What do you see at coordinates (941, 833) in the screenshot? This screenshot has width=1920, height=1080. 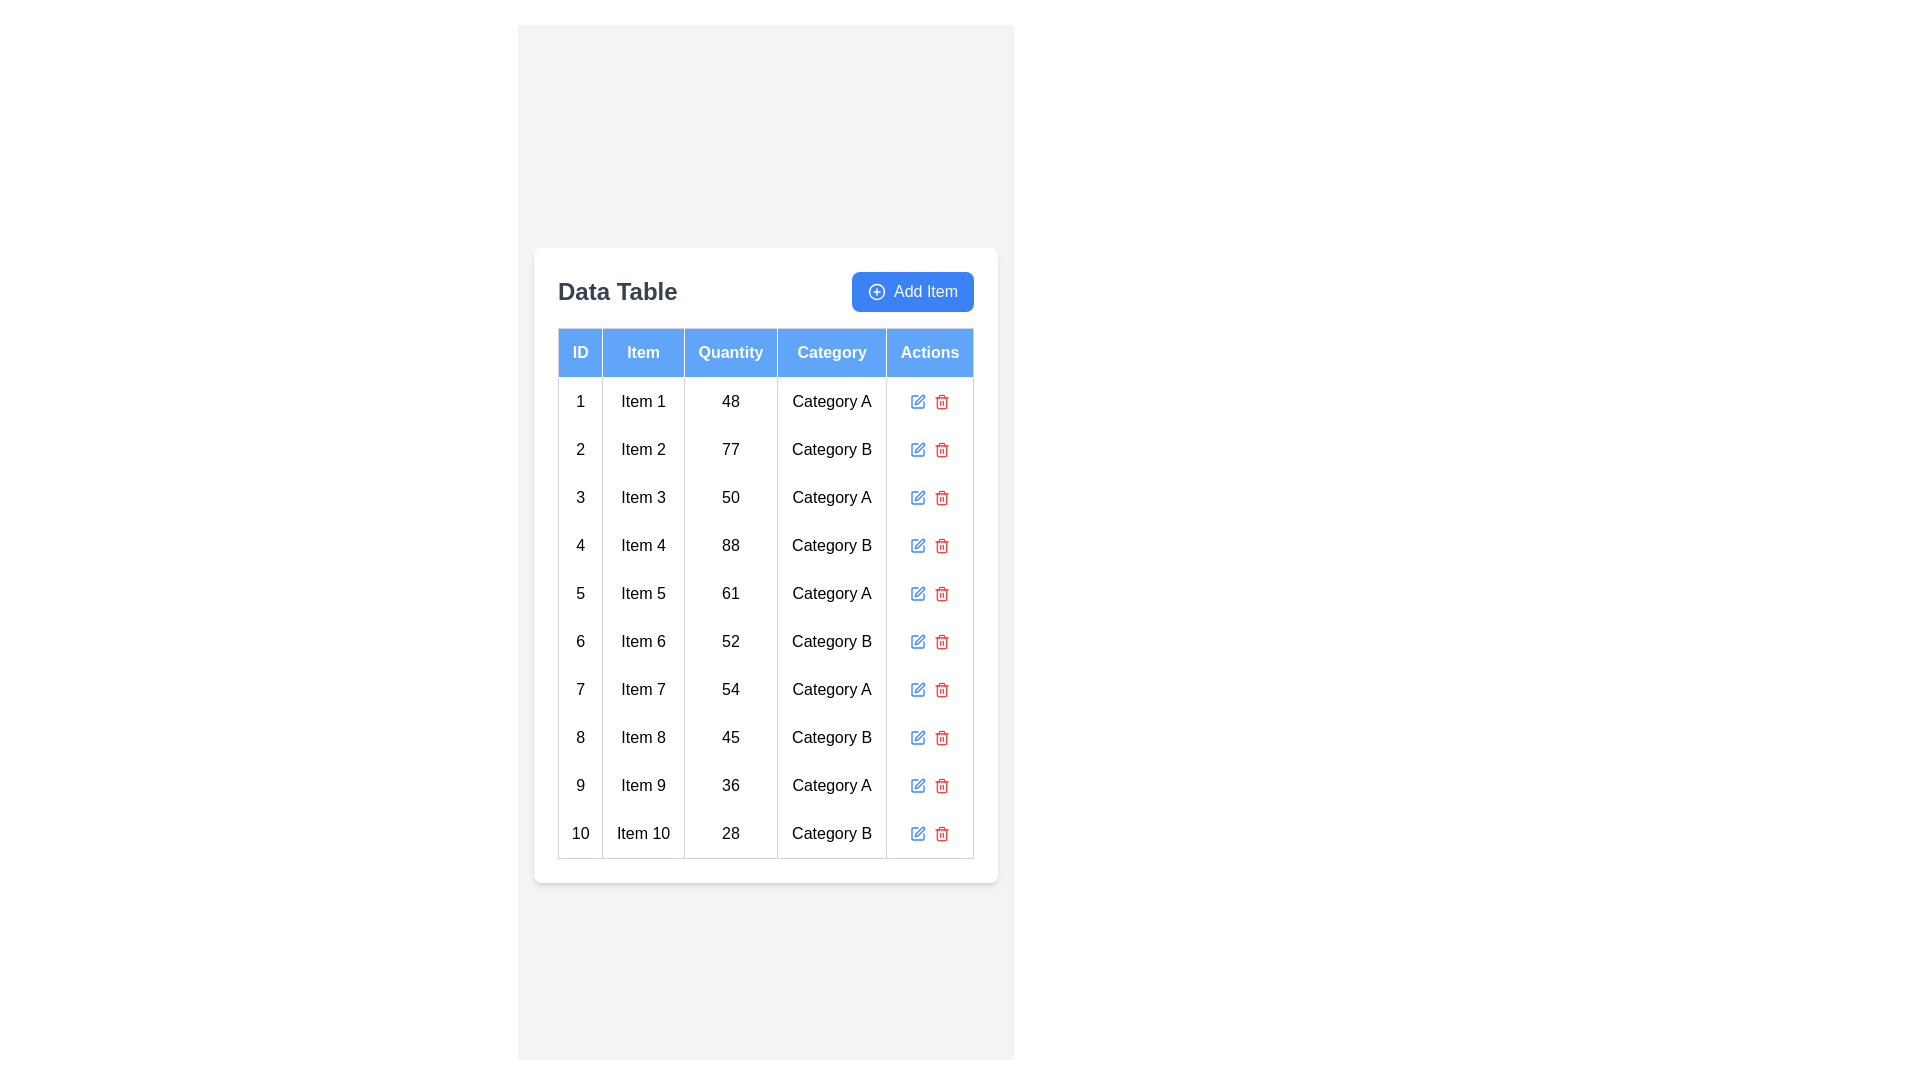 I see `the red trash bin icon in the Actions column of the tenth row of the data table to indicate deletion` at bounding box center [941, 833].